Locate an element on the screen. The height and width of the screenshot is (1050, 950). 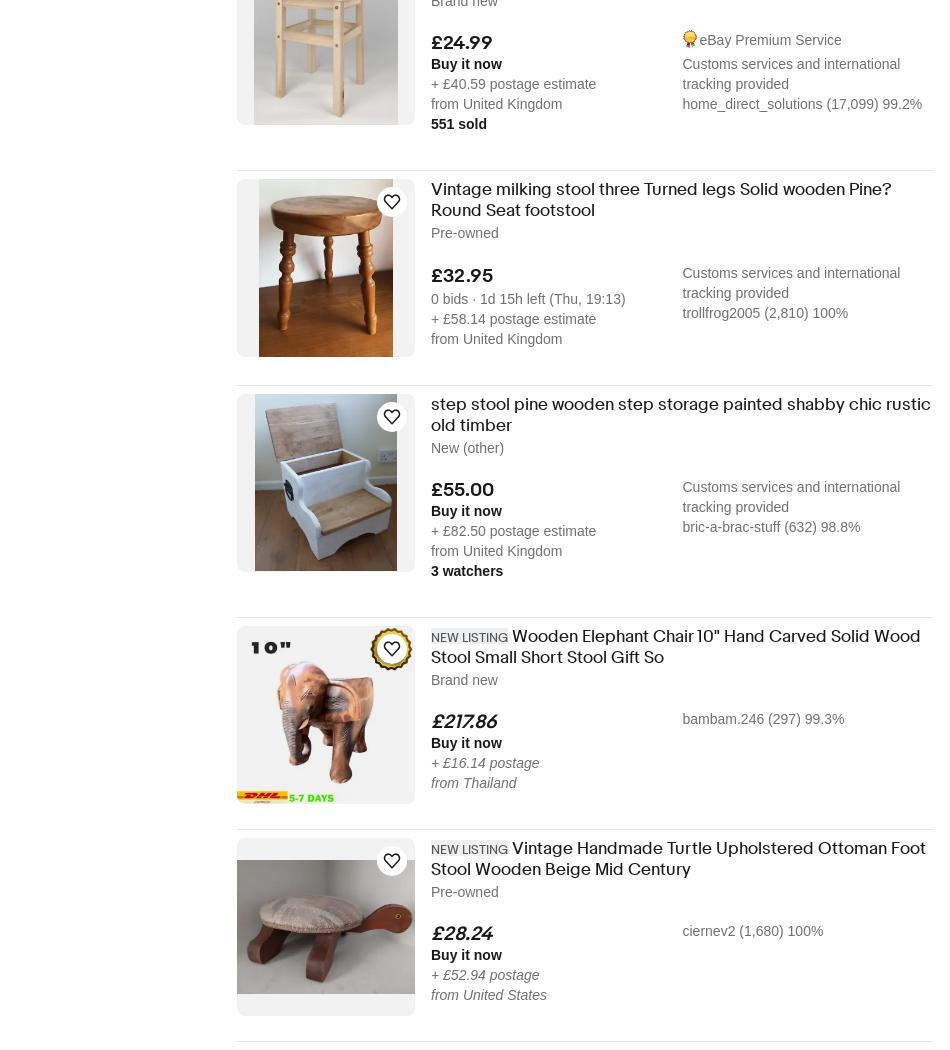
'(Thu, 19:13)' is located at coordinates (549, 296).